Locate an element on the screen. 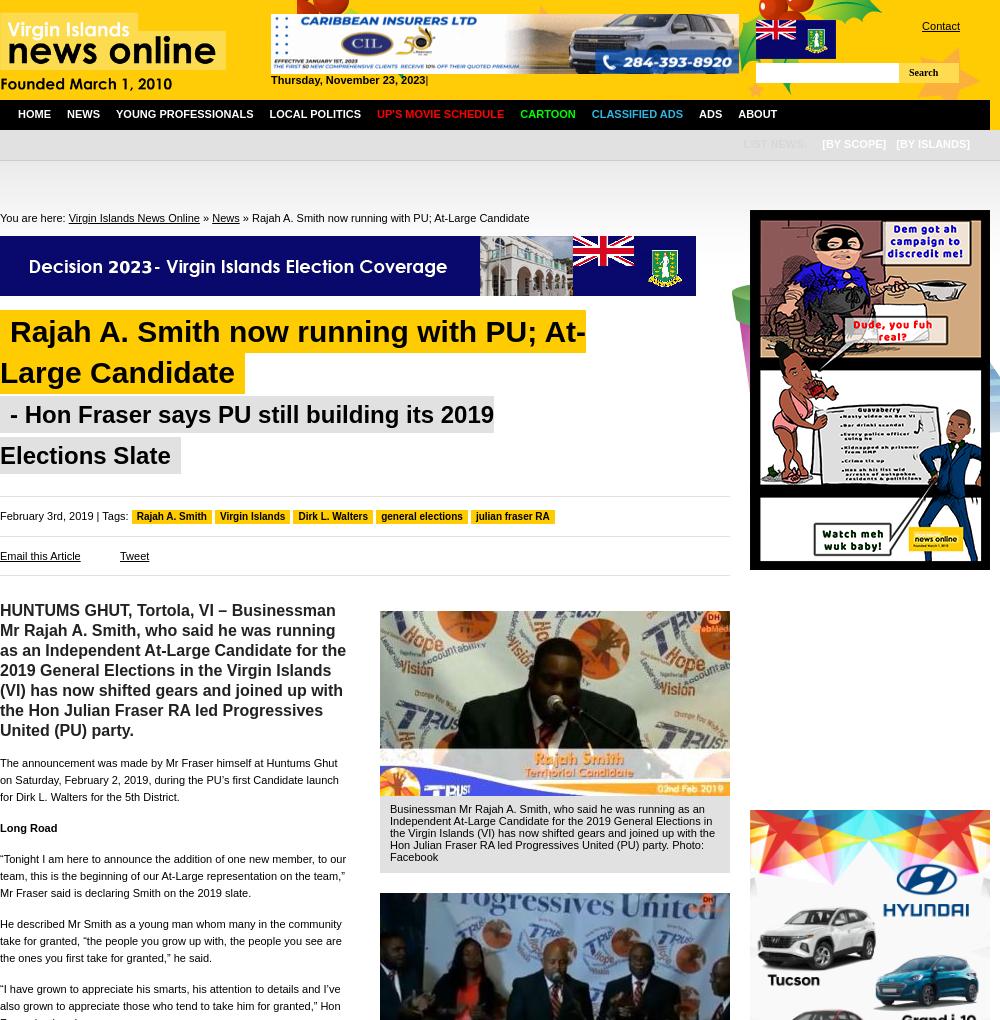 Image resolution: width=1000 pixels, height=1020 pixels. 'general elections' is located at coordinates (421, 515).